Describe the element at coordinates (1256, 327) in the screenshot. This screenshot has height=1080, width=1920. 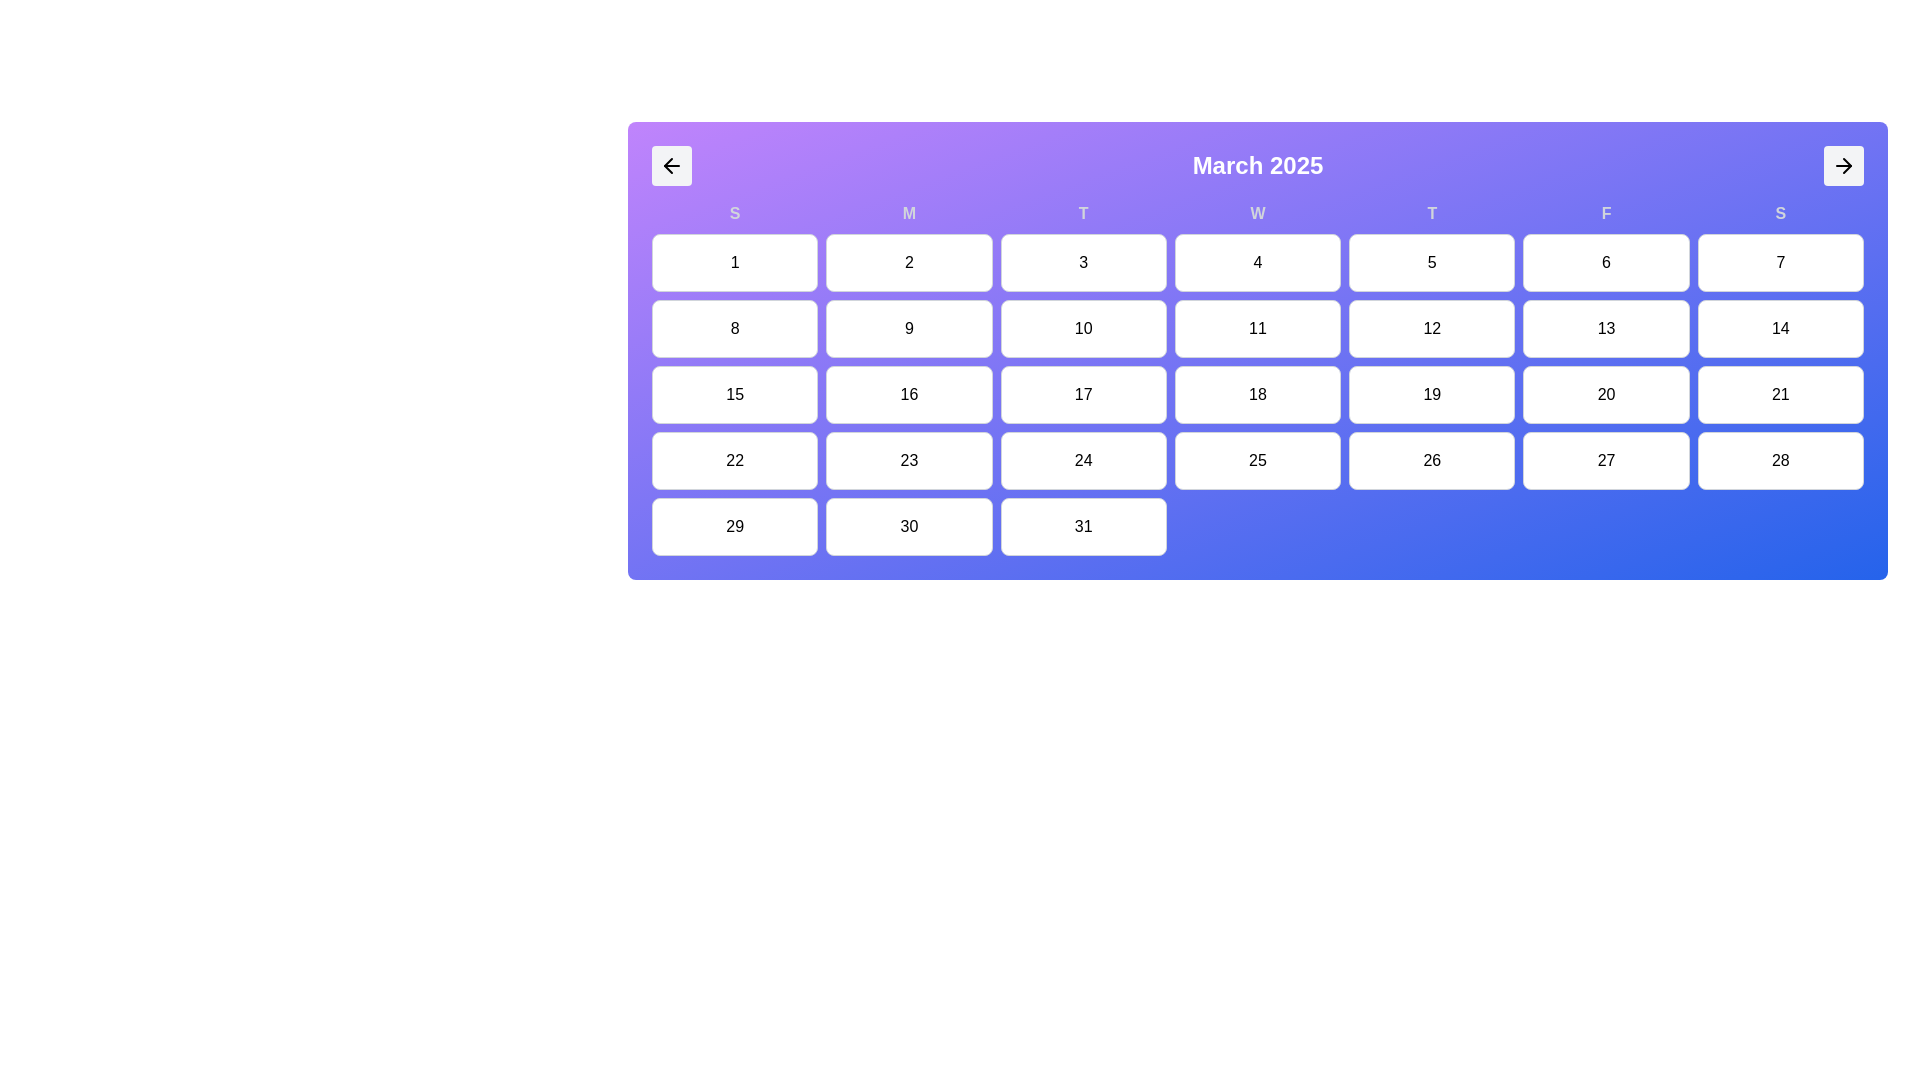
I see `the static text display indicating the 11th day of the month in the calendar view, located in the fourth item of the third row under the 'W' header` at that location.